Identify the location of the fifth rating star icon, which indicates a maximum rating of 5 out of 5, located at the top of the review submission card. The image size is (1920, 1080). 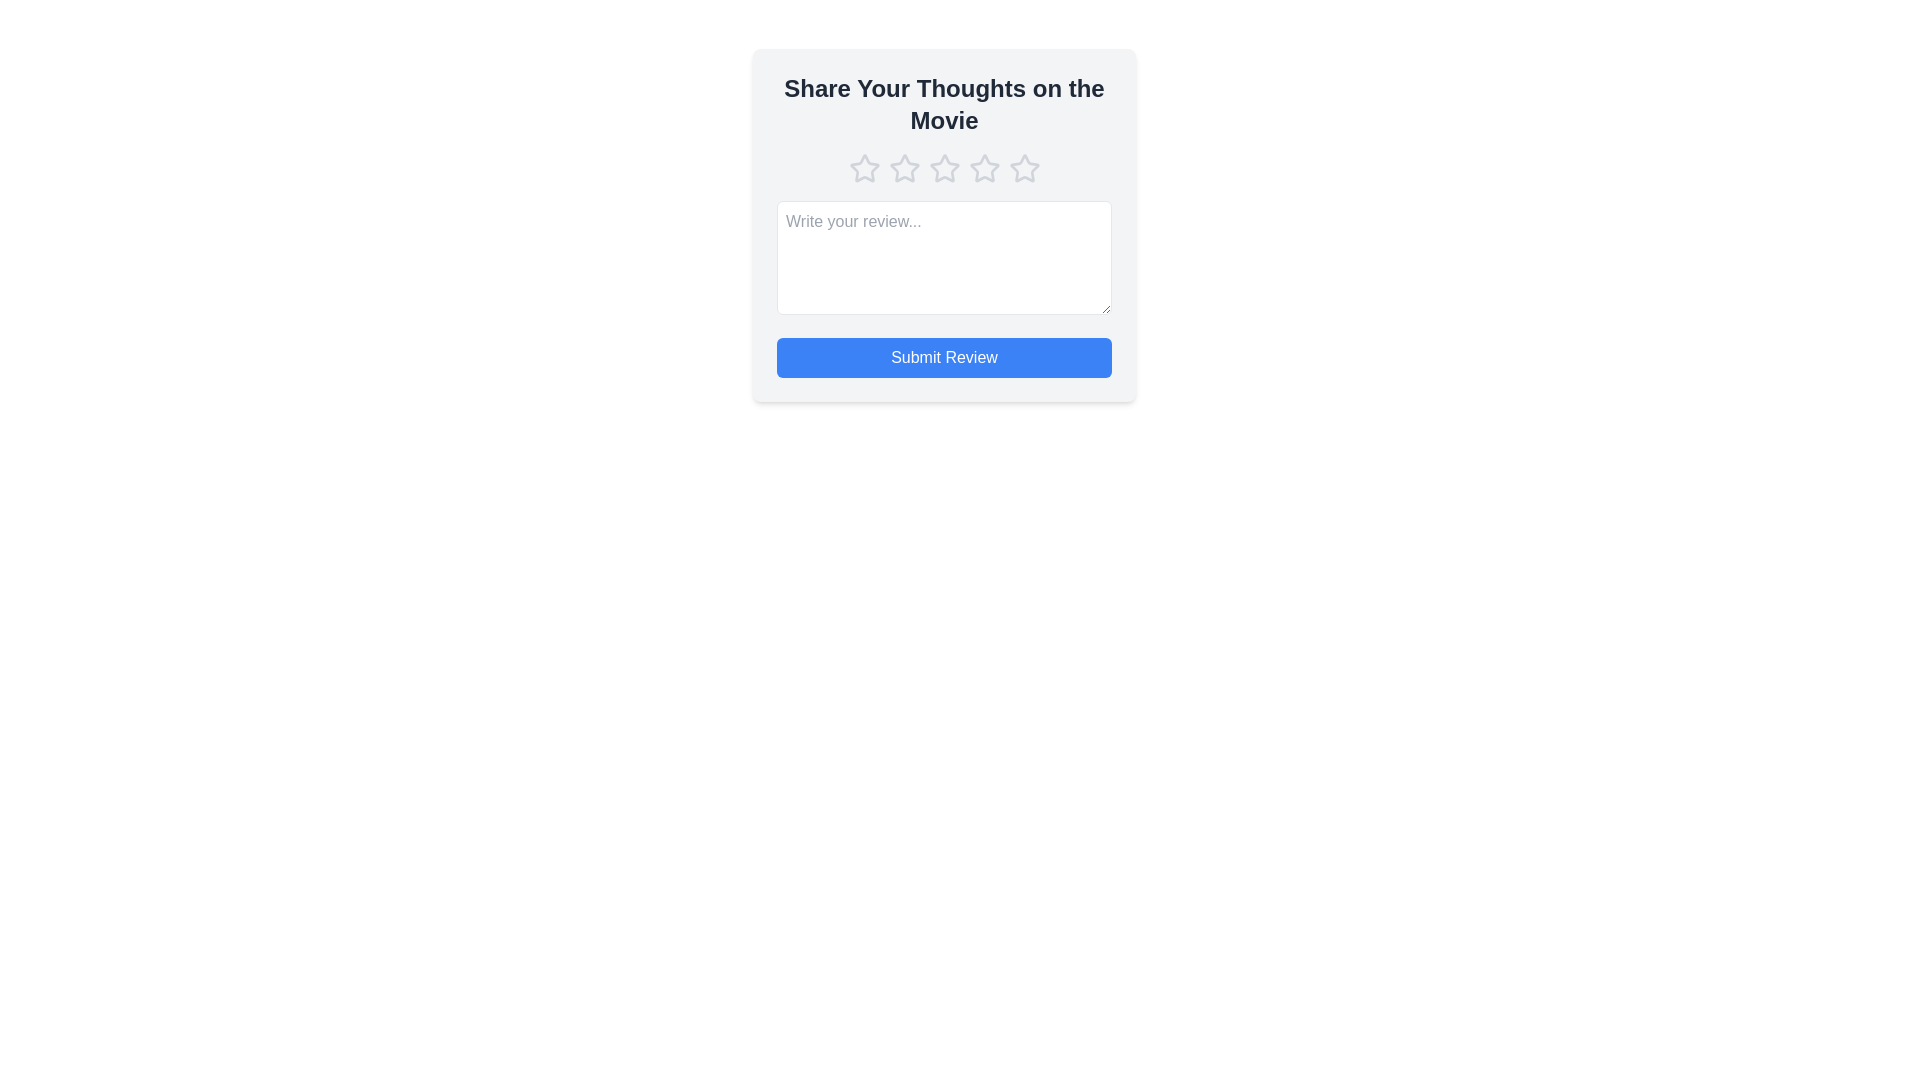
(1024, 167).